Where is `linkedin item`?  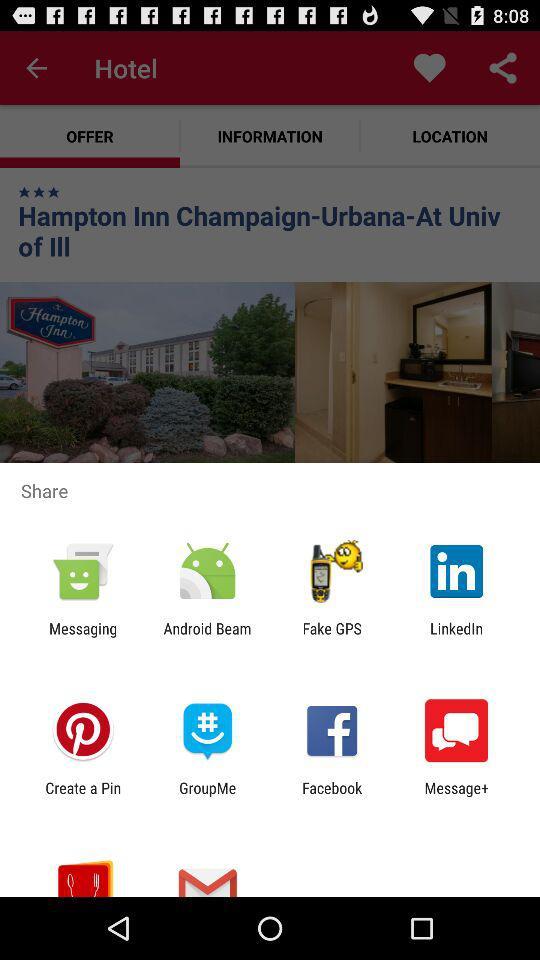
linkedin item is located at coordinates (456, 636).